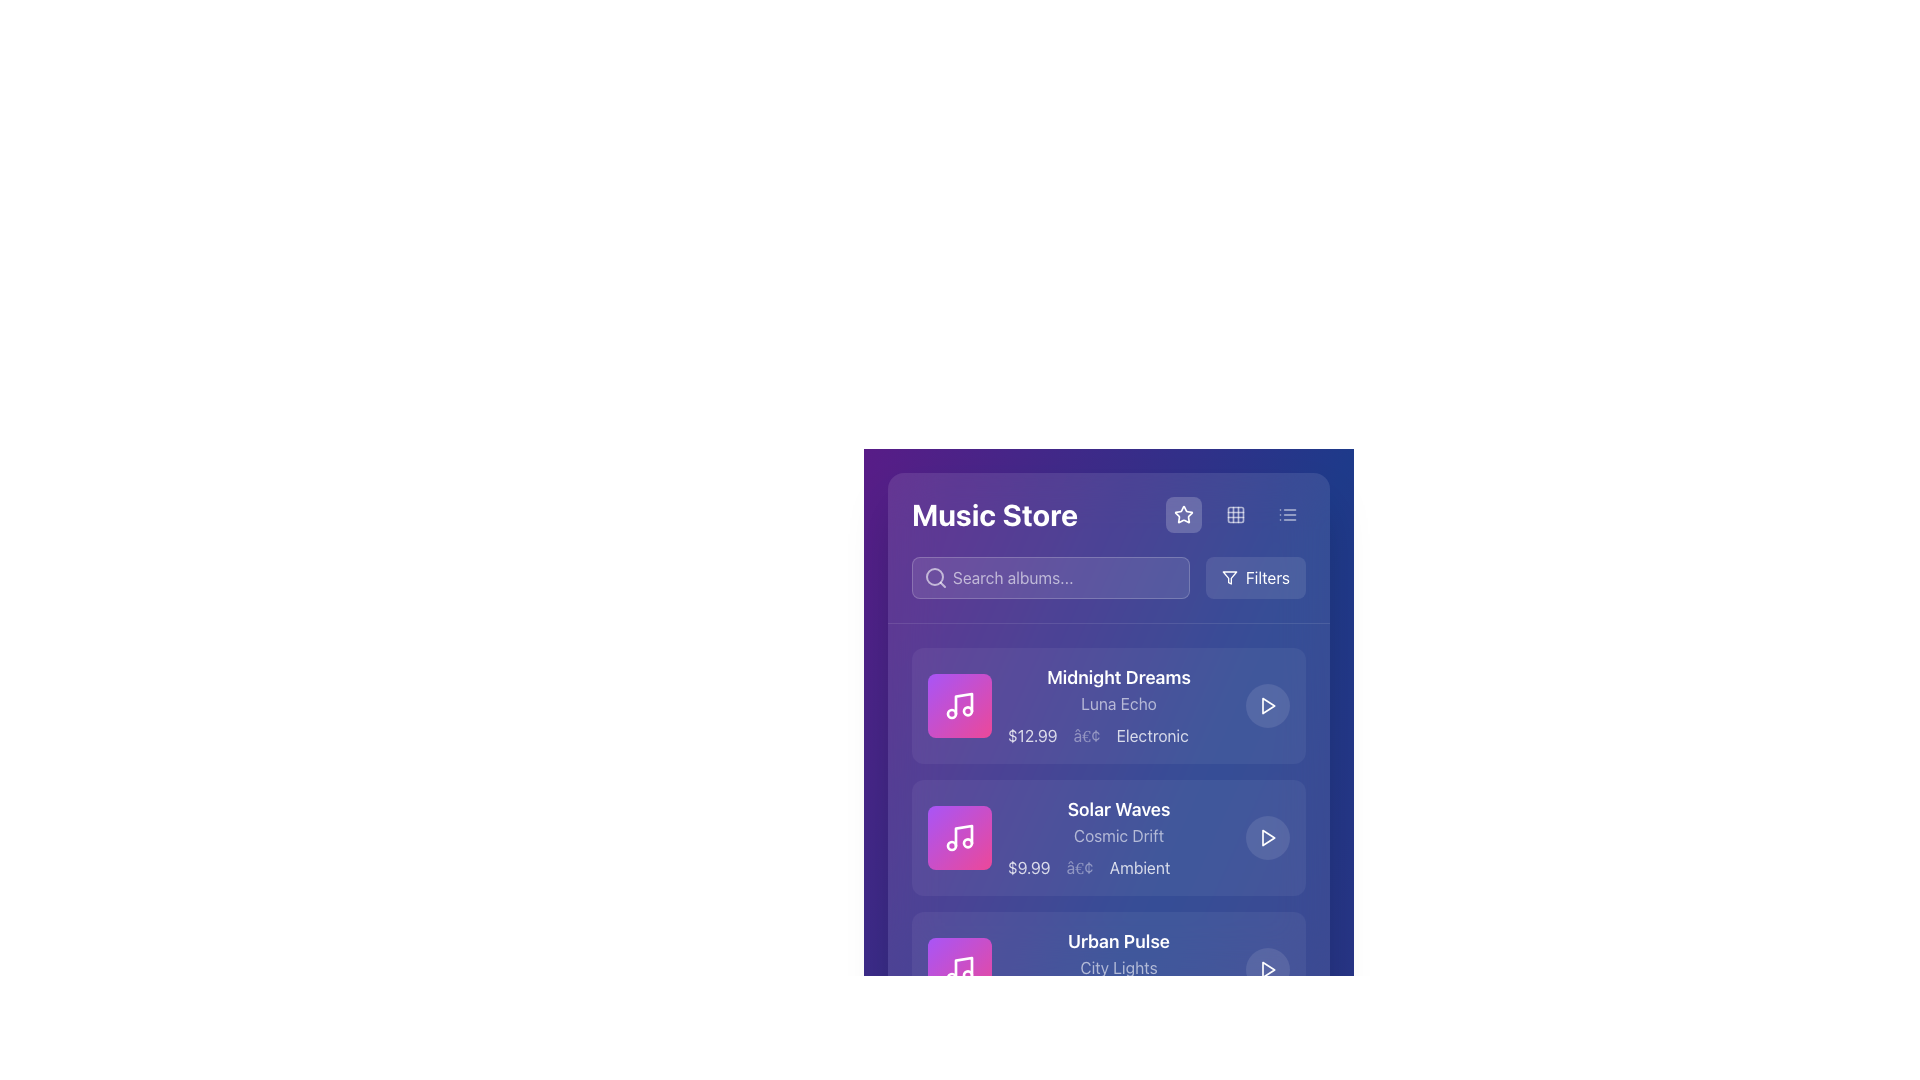  Describe the element at coordinates (1117, 968) in the screenshot. I see `the information display block for the music album or track to enable accessibility features` at that location.